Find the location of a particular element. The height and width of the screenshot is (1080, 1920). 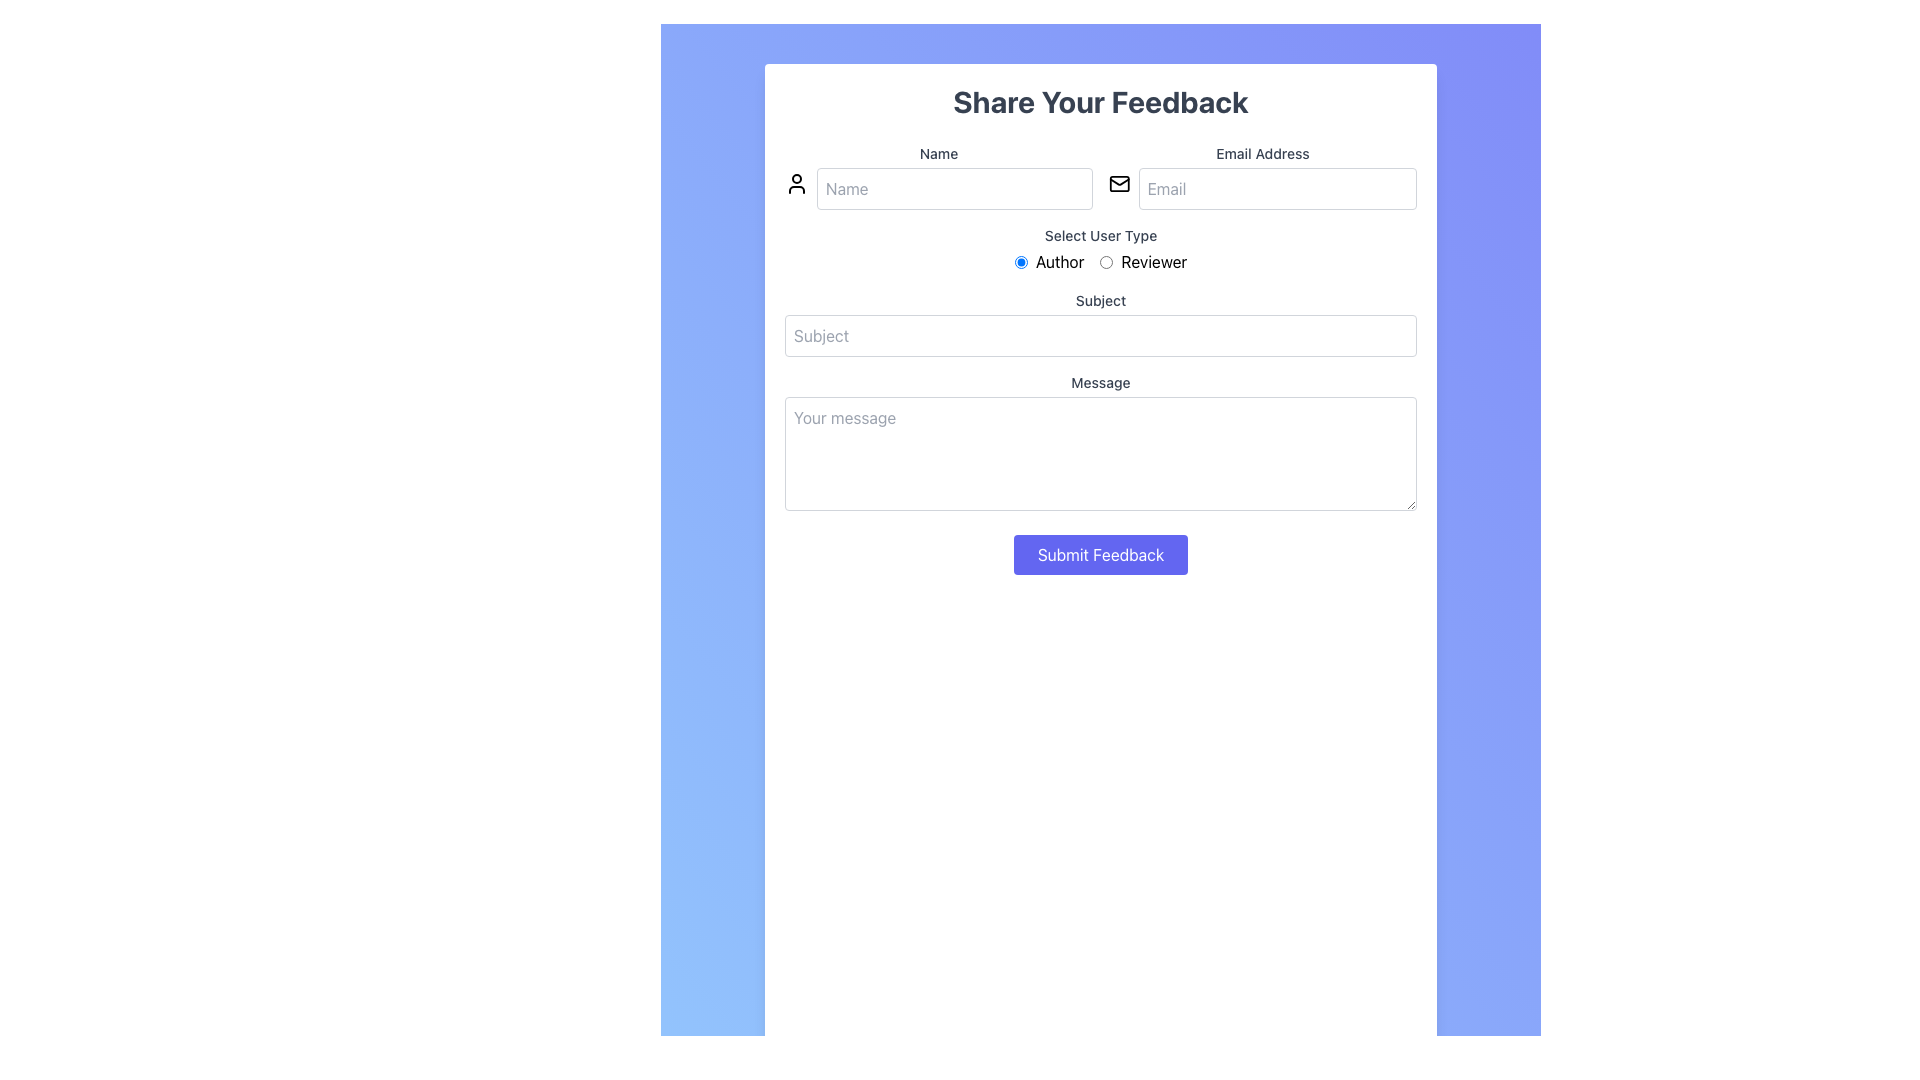

the highlighted text into the multiline Text Input Area located below the 'Subject' input field and above the 'Submit Feedback' button is located at coordinates (1099, 453).